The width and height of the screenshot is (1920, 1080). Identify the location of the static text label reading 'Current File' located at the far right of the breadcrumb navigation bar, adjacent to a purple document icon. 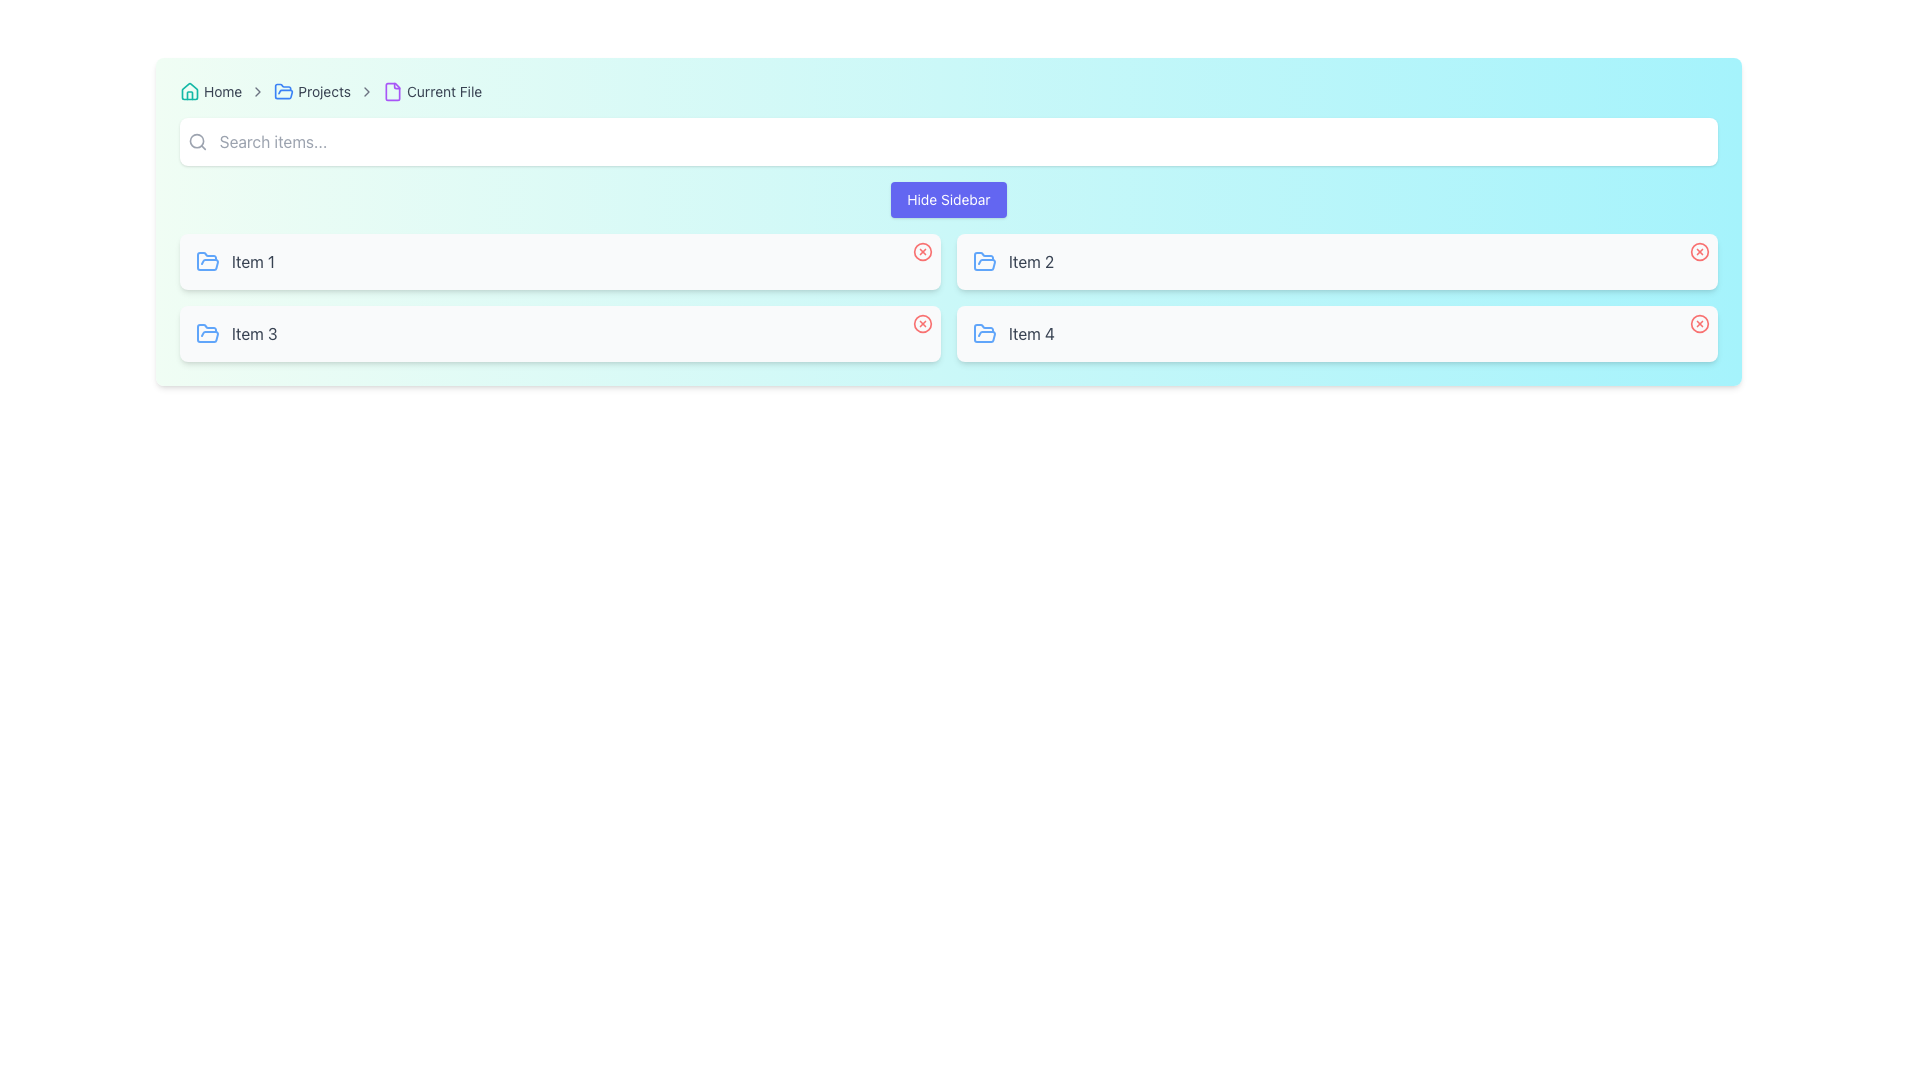
(443, 92).